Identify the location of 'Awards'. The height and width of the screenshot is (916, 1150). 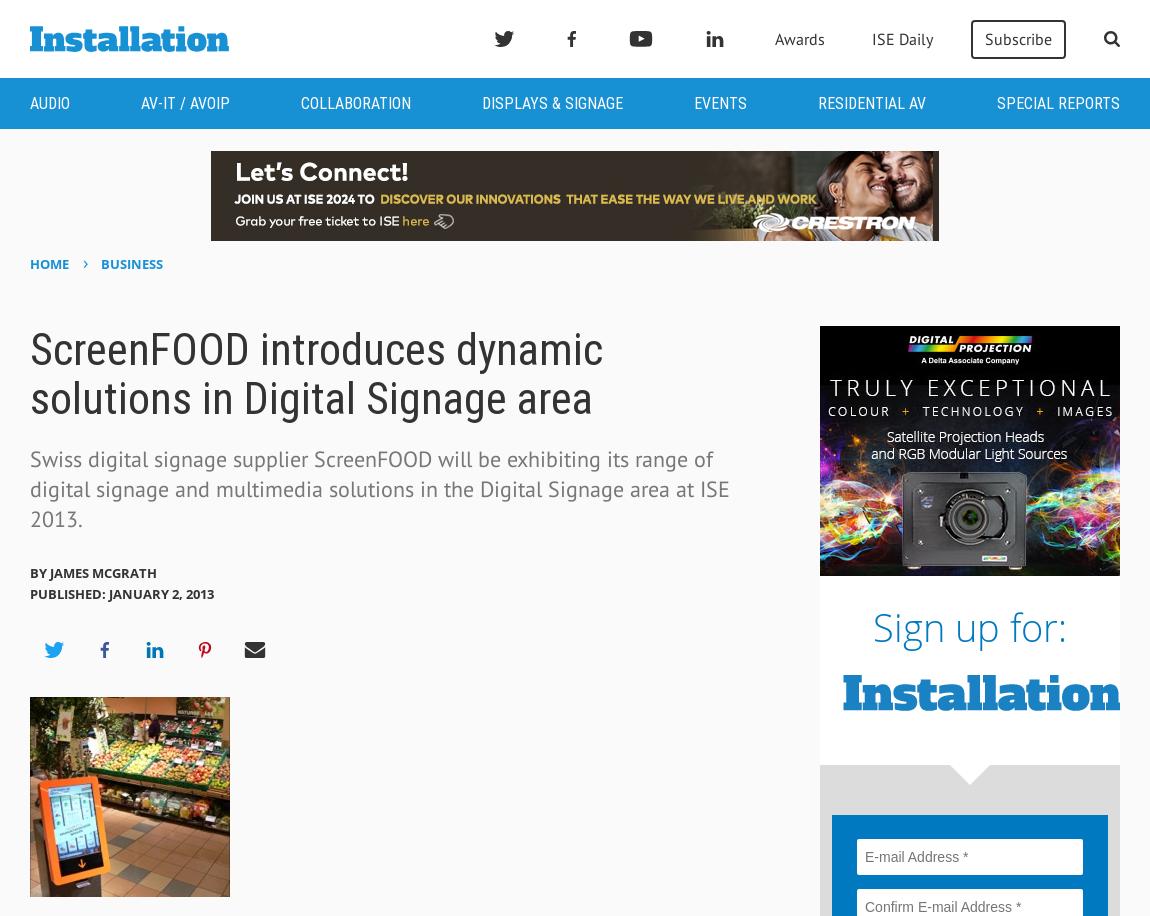
(772, 39).